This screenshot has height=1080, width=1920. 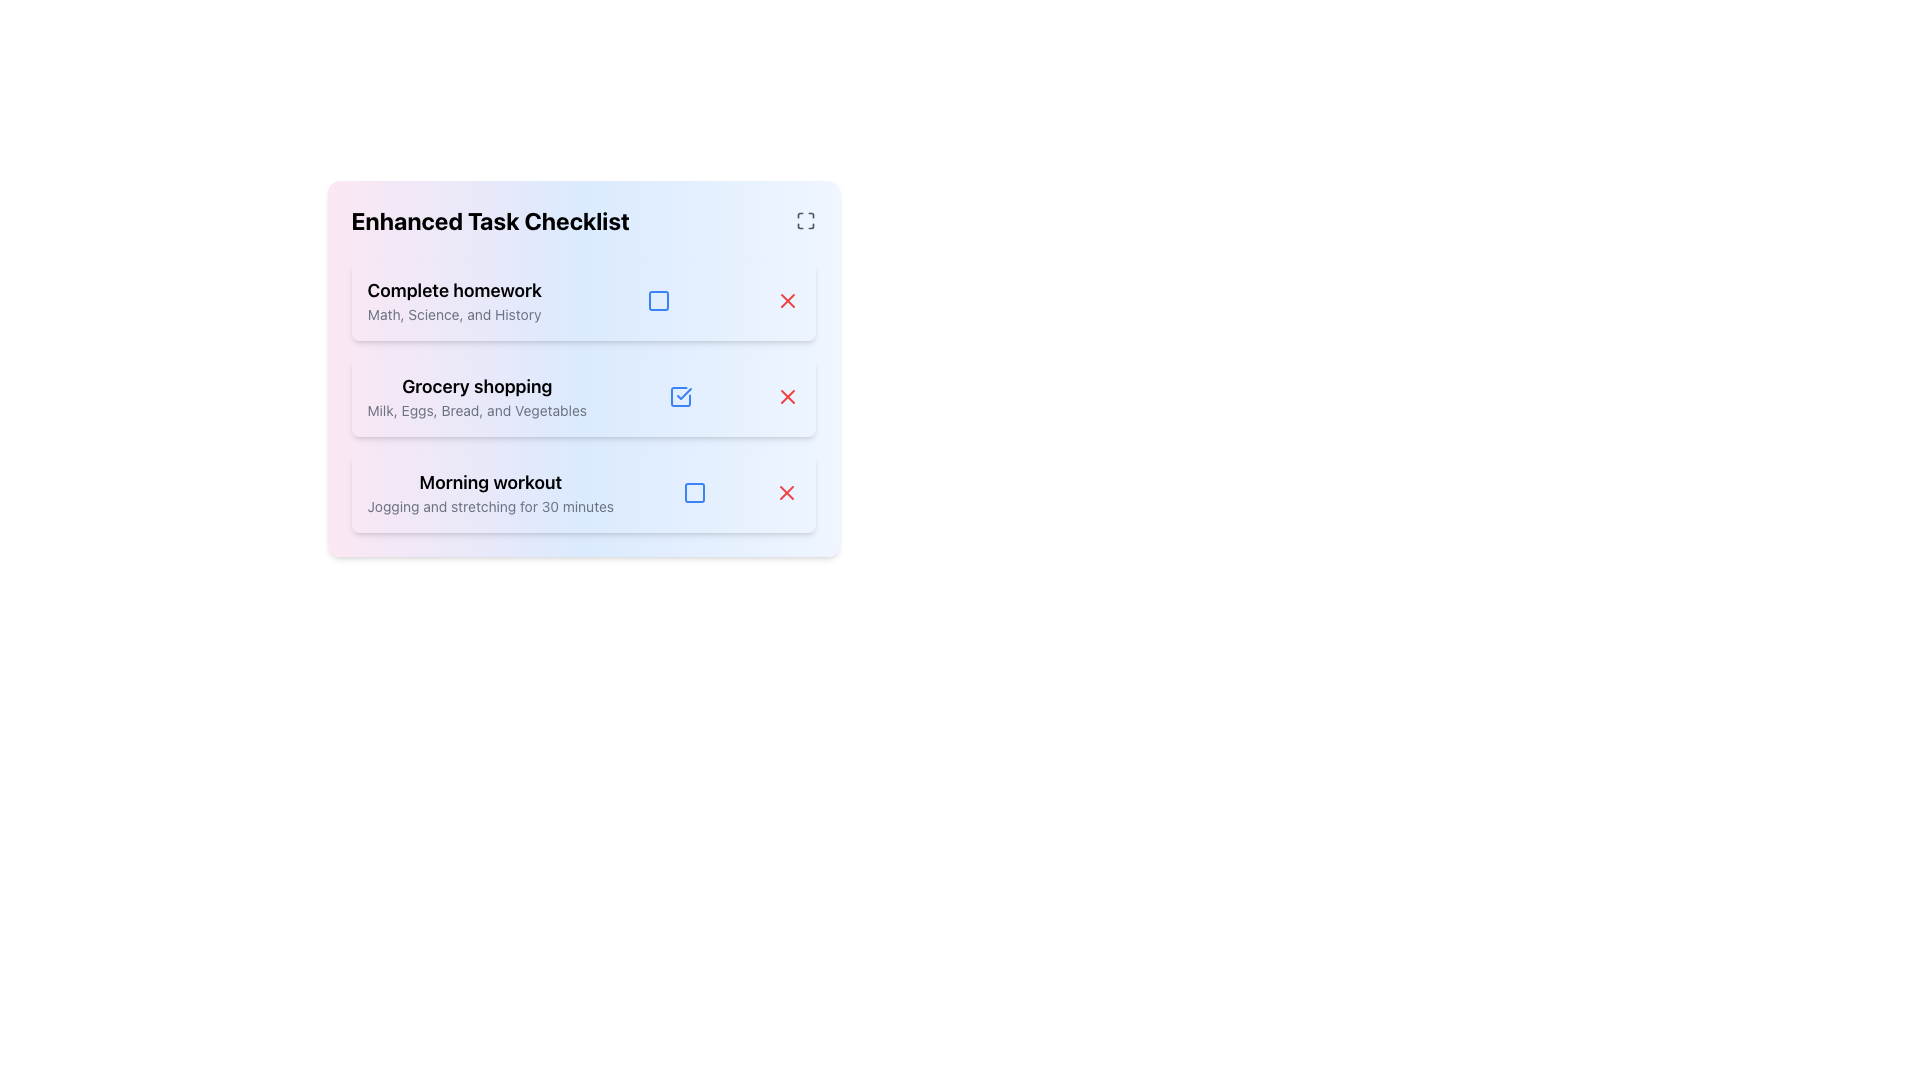 What do you see at coordinates (786, 300) in the screenshot?
I see `the delete icon button located on the far right of the 'Complete homework' checklist item` at bounding box center [786, 300].